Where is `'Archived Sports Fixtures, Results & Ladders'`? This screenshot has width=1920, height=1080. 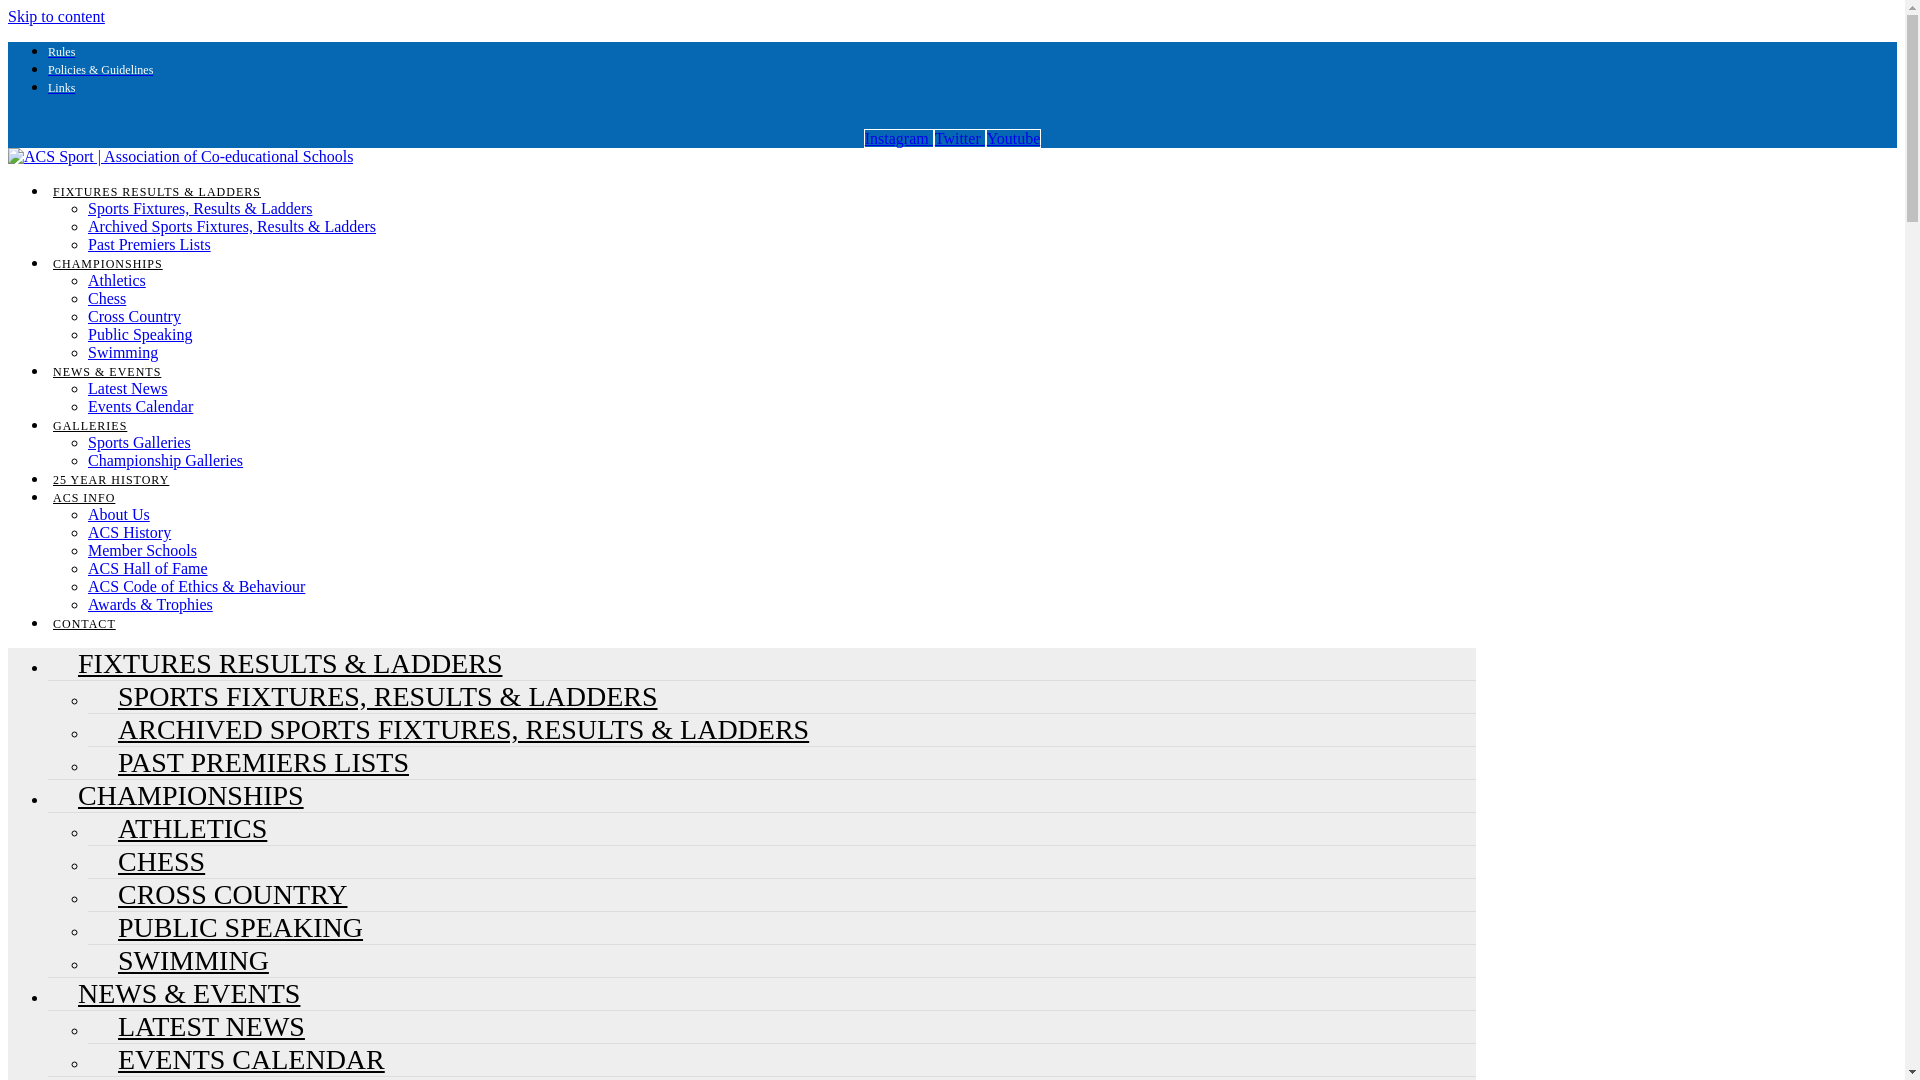
'Archived Sports Fixtures, Results & Ladders' is located at coordinates (231, 225).